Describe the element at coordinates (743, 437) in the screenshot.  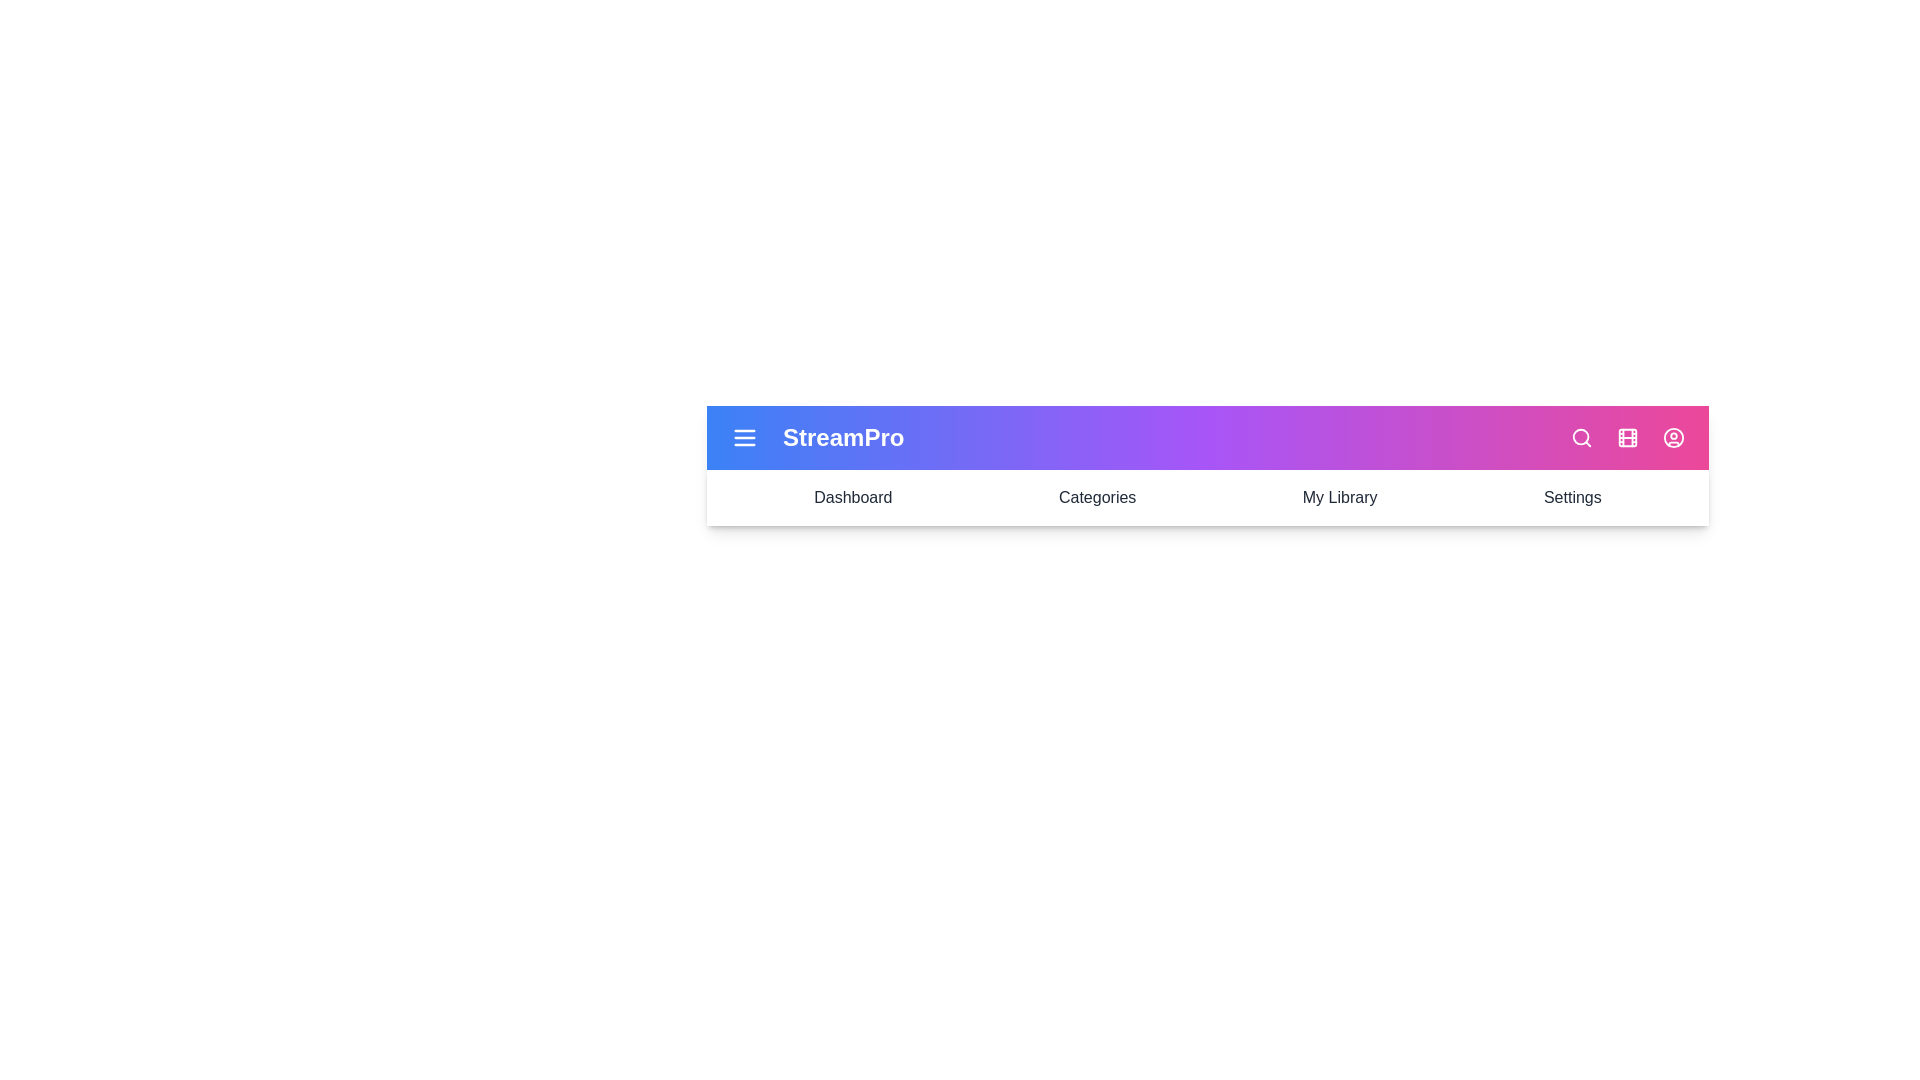
I see `the menu icon to toggle the menu visibility` at that location.